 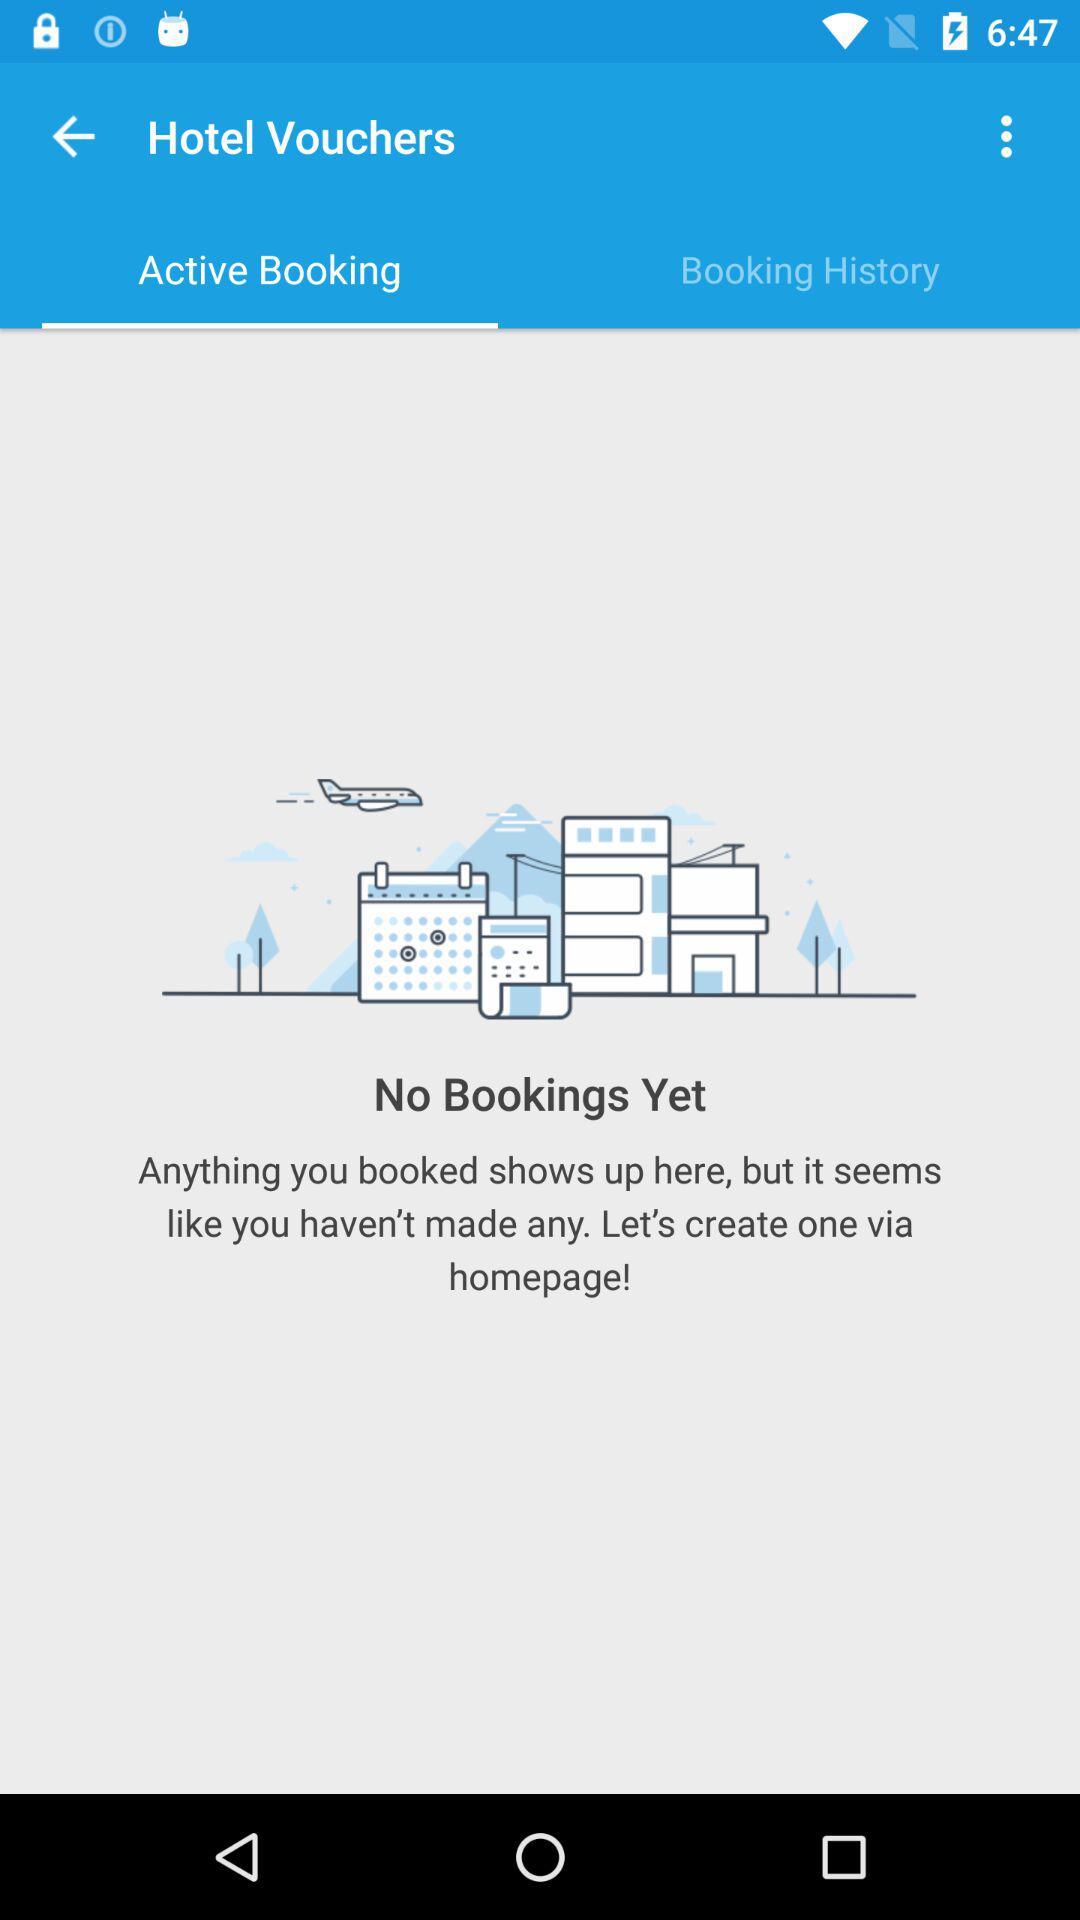 What do you see at coordinates (72, 135) in the screenshot?
I see `go back` at bounding box center [72, 135].